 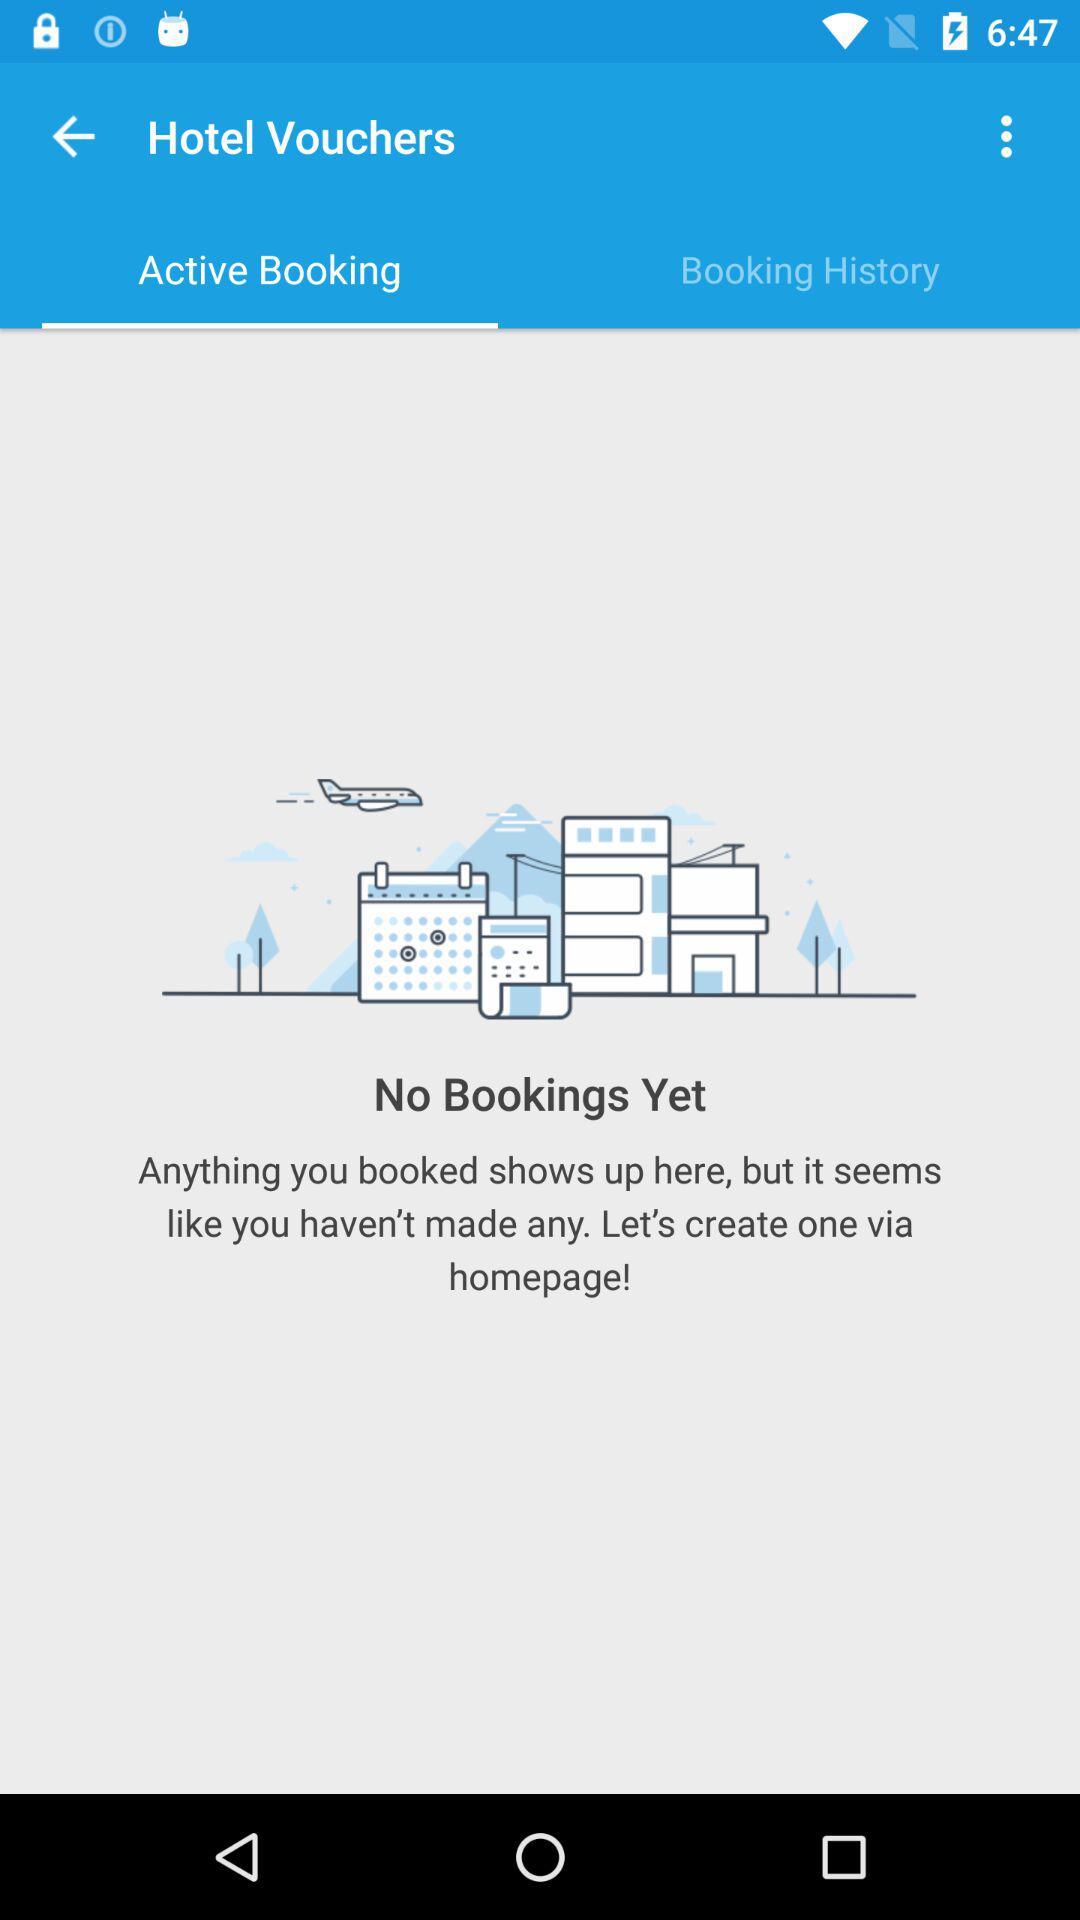 What do you see at coordinates (72, 135) in the screenshot?
I see `go back` at bounding box center [72, 135].